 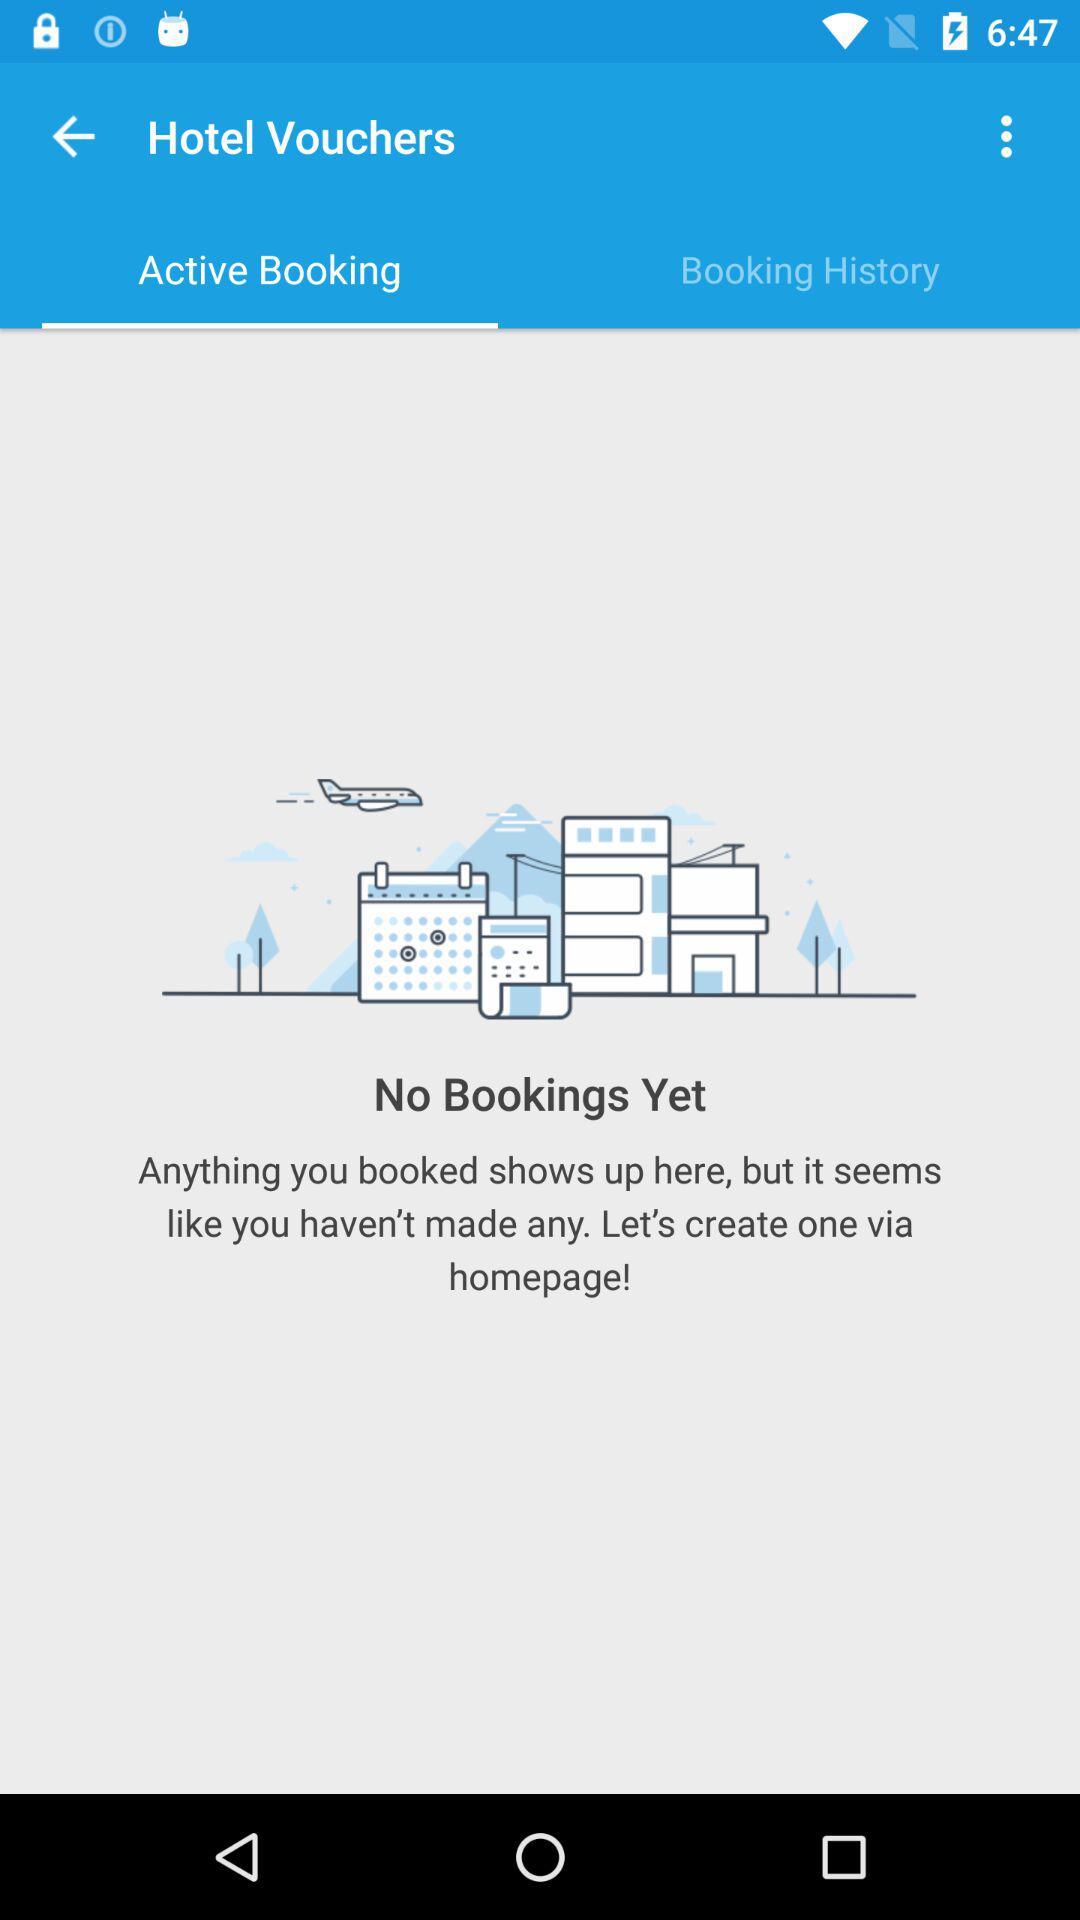 What do you see at coordinates (72, 135) in the screenshot?
I see `go back` at bounding box center [72, 135].